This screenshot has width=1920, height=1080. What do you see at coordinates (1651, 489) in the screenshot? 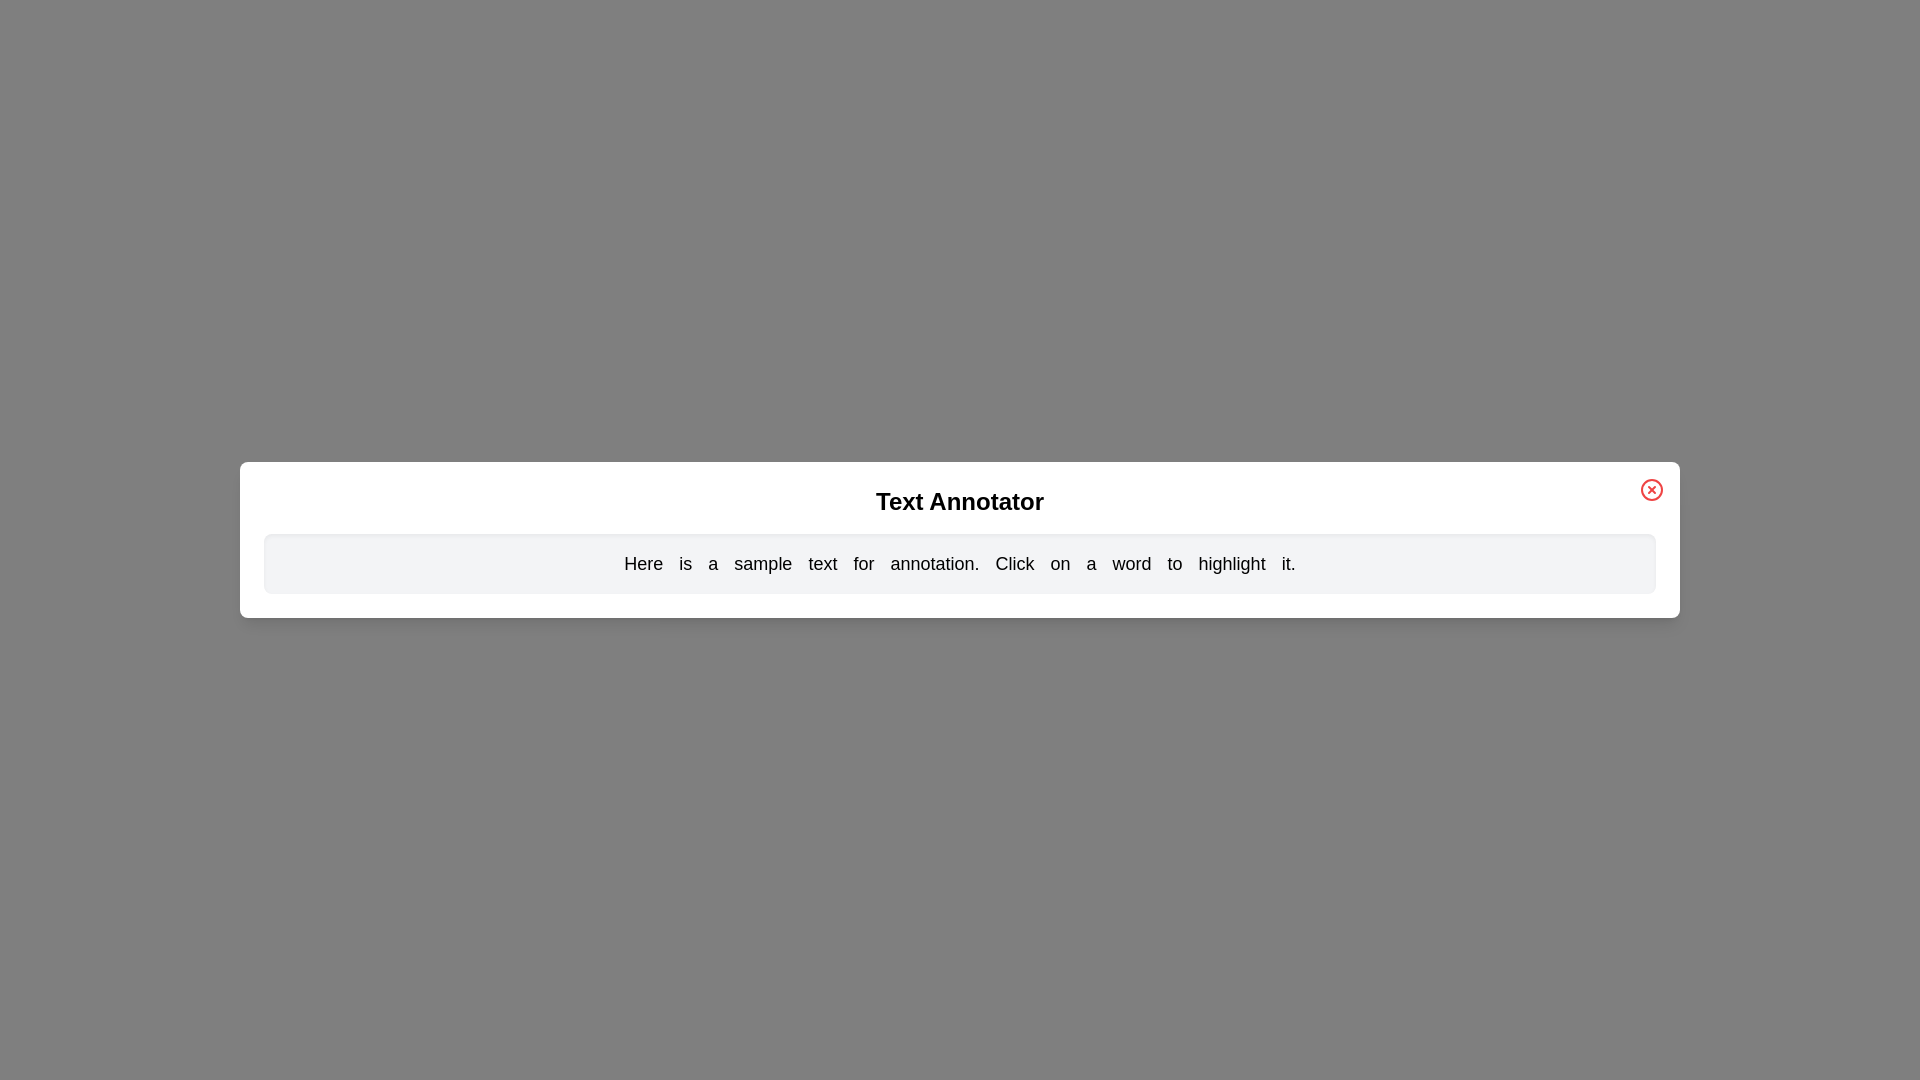
I see `the close button to dismiss the dialog` at bounding box center [1651, 489].